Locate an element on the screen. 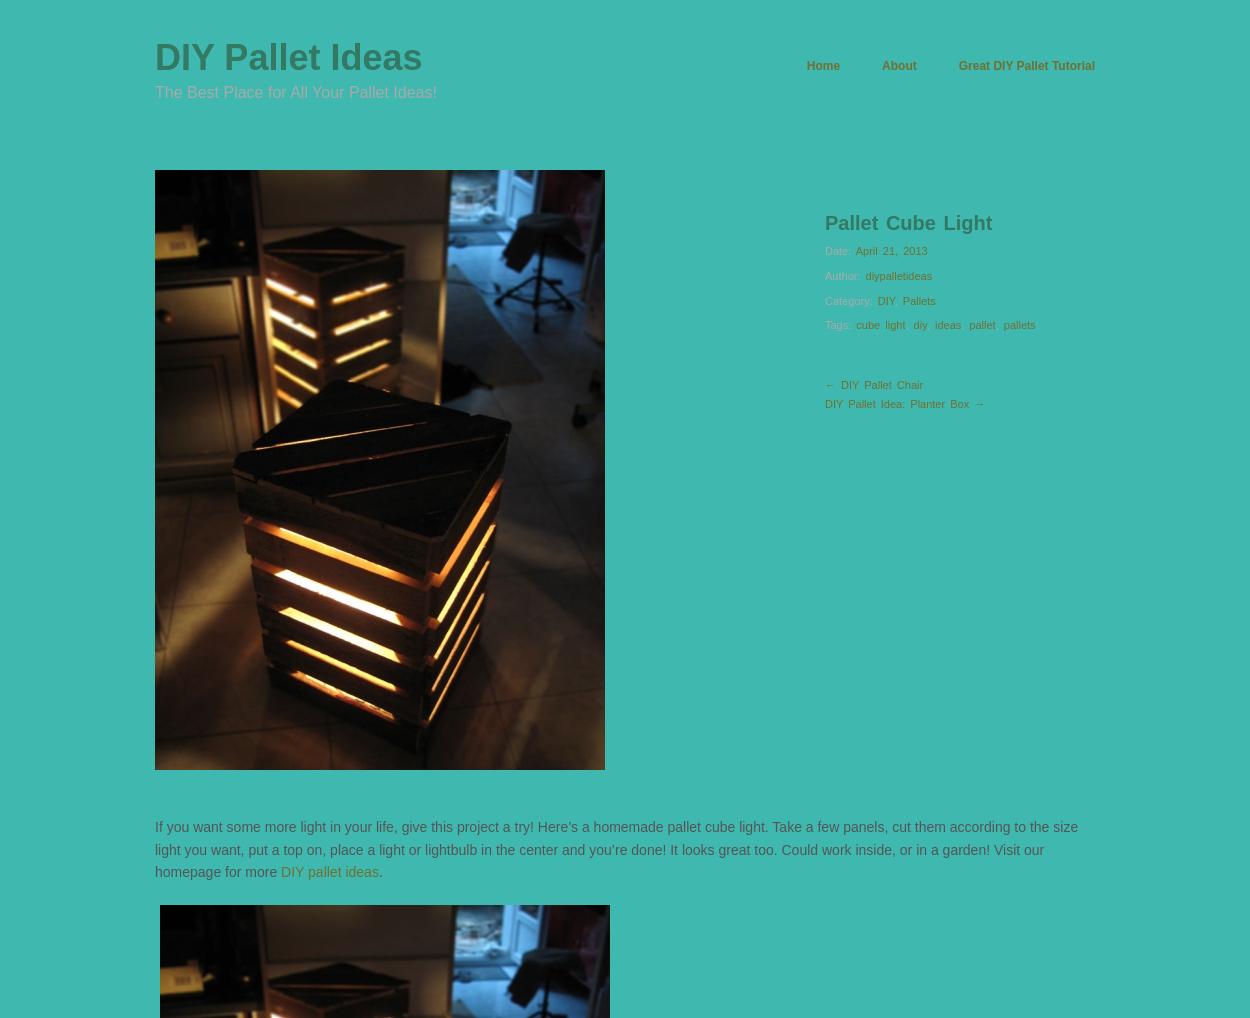 This screenshot has width=1250, height=1018. 'If you want some more light in your life, give this project a try! Here’s a homemade pallet cube light. Take a few panels, cut them according to the size light you want, put a top on, place a light or lightbulb in the center and you’re done! It looks great too. Could work inside, or in a garden! Visit our homepage for more' is located at coordinates (615, 848).